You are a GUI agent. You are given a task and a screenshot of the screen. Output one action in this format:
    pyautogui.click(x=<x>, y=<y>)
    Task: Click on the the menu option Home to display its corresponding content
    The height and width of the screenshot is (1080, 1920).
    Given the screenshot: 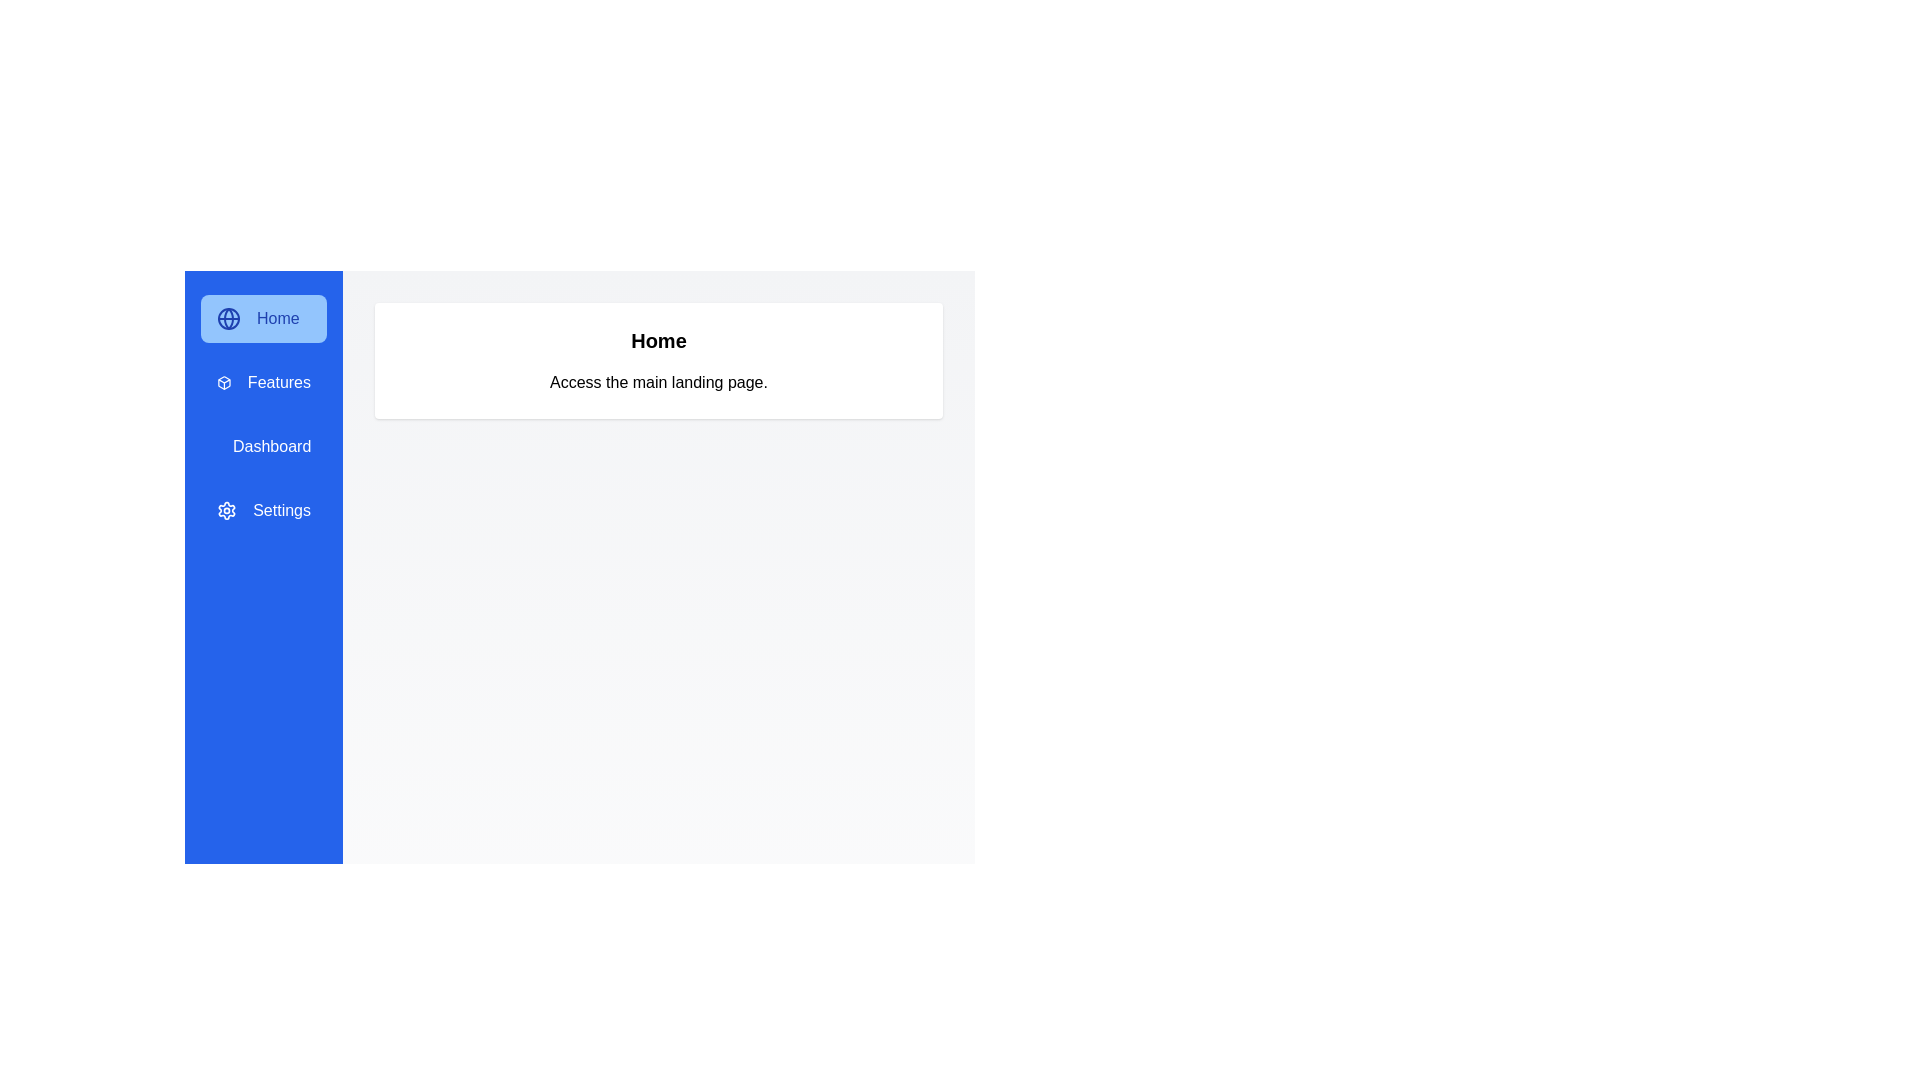 What is the action you would take?
    pyautogui.click(x=263, y=318)
    